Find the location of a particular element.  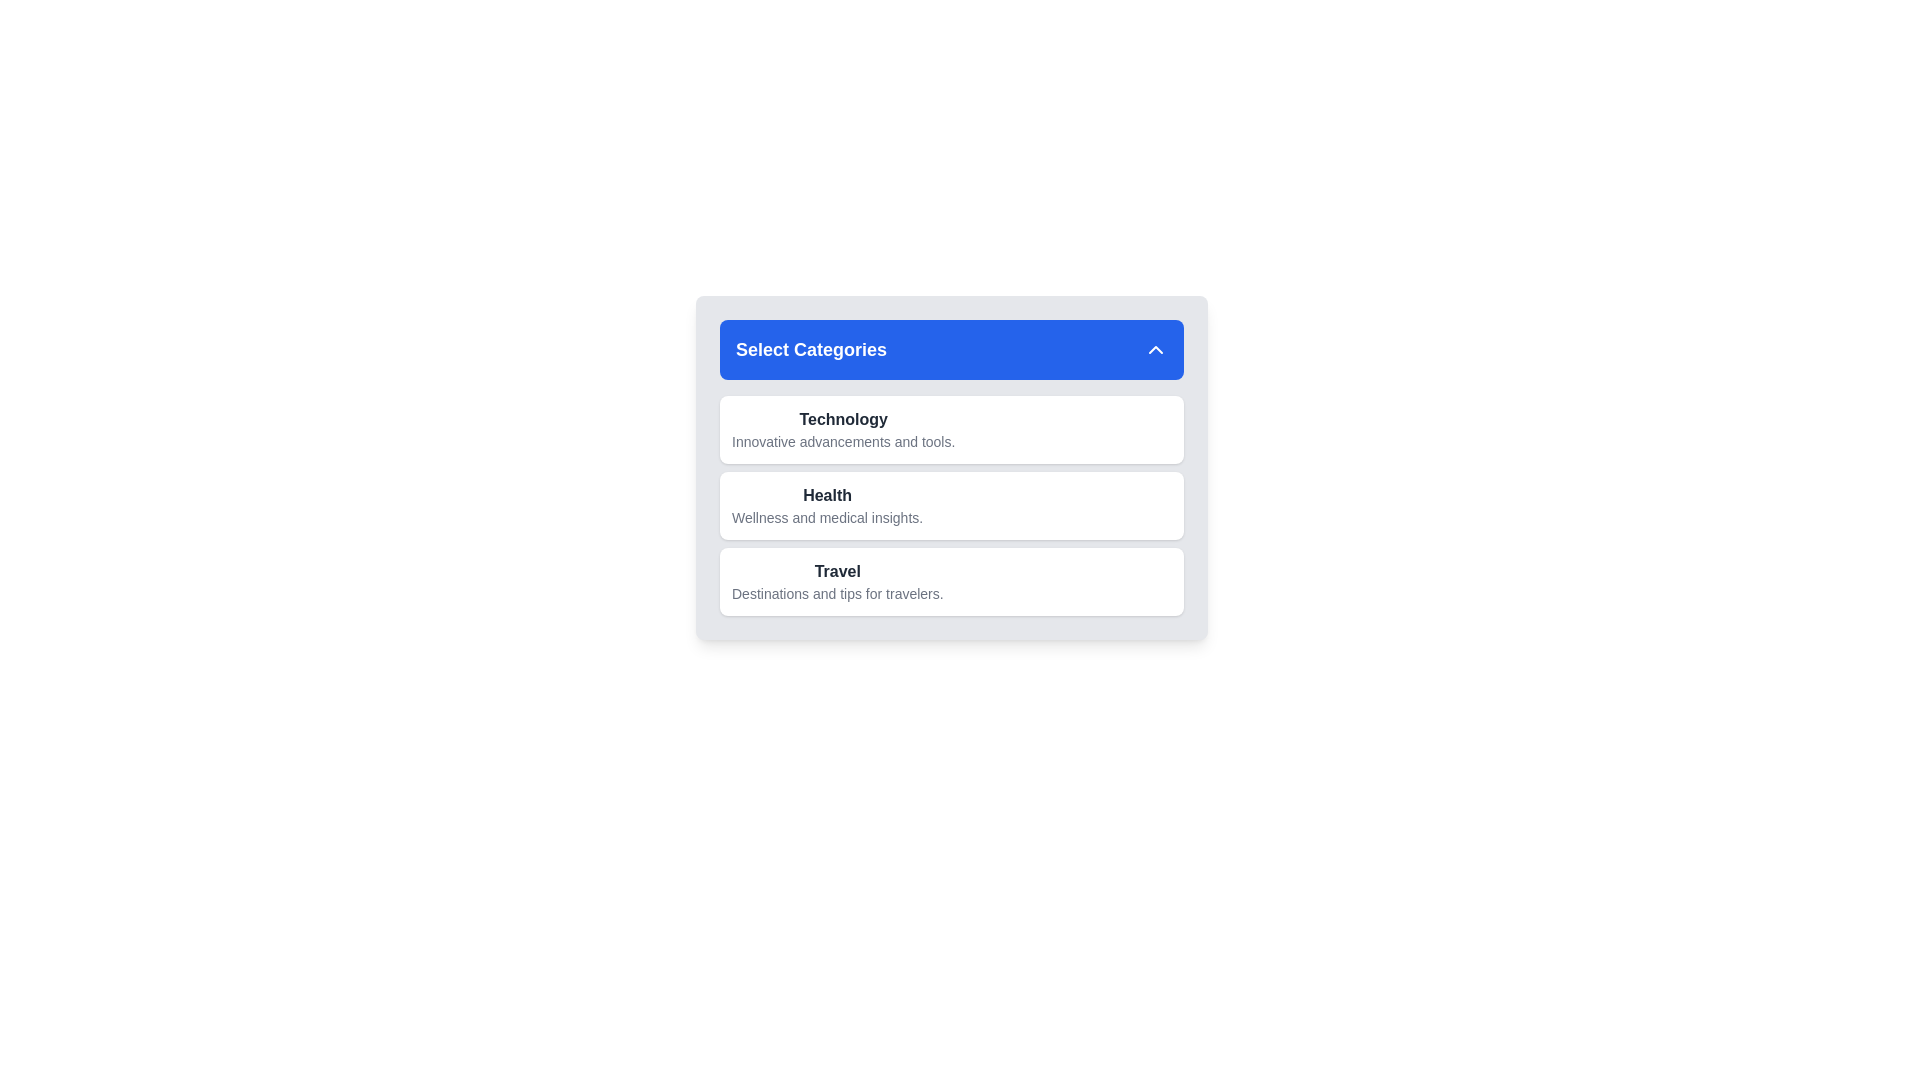

the 'Health' section in the 'Select Categories' card is located at coordinates (950, 504).